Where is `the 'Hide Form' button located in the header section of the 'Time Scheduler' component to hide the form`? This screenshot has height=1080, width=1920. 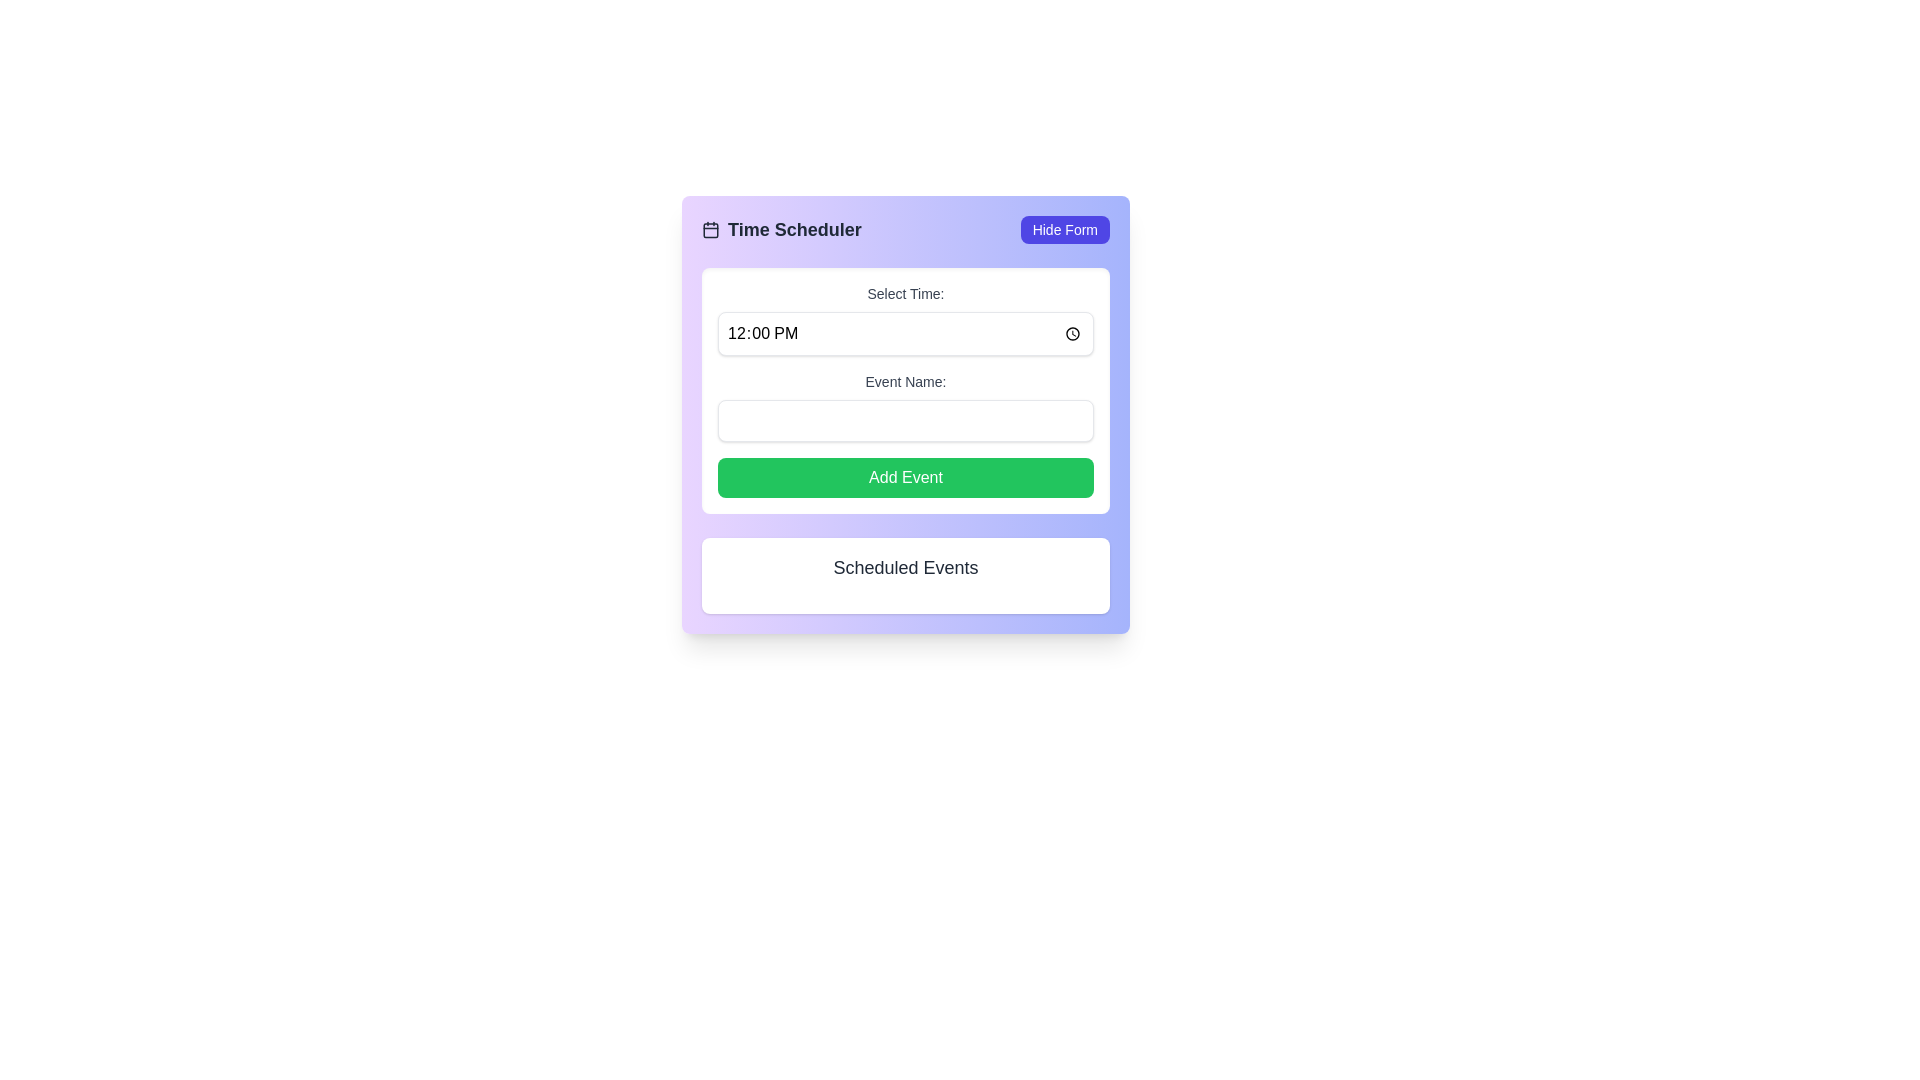
the 'Hide Form' button located in the header section of the 'Time Scheduler' component to hide the form is located at coordinates (1064, 229).